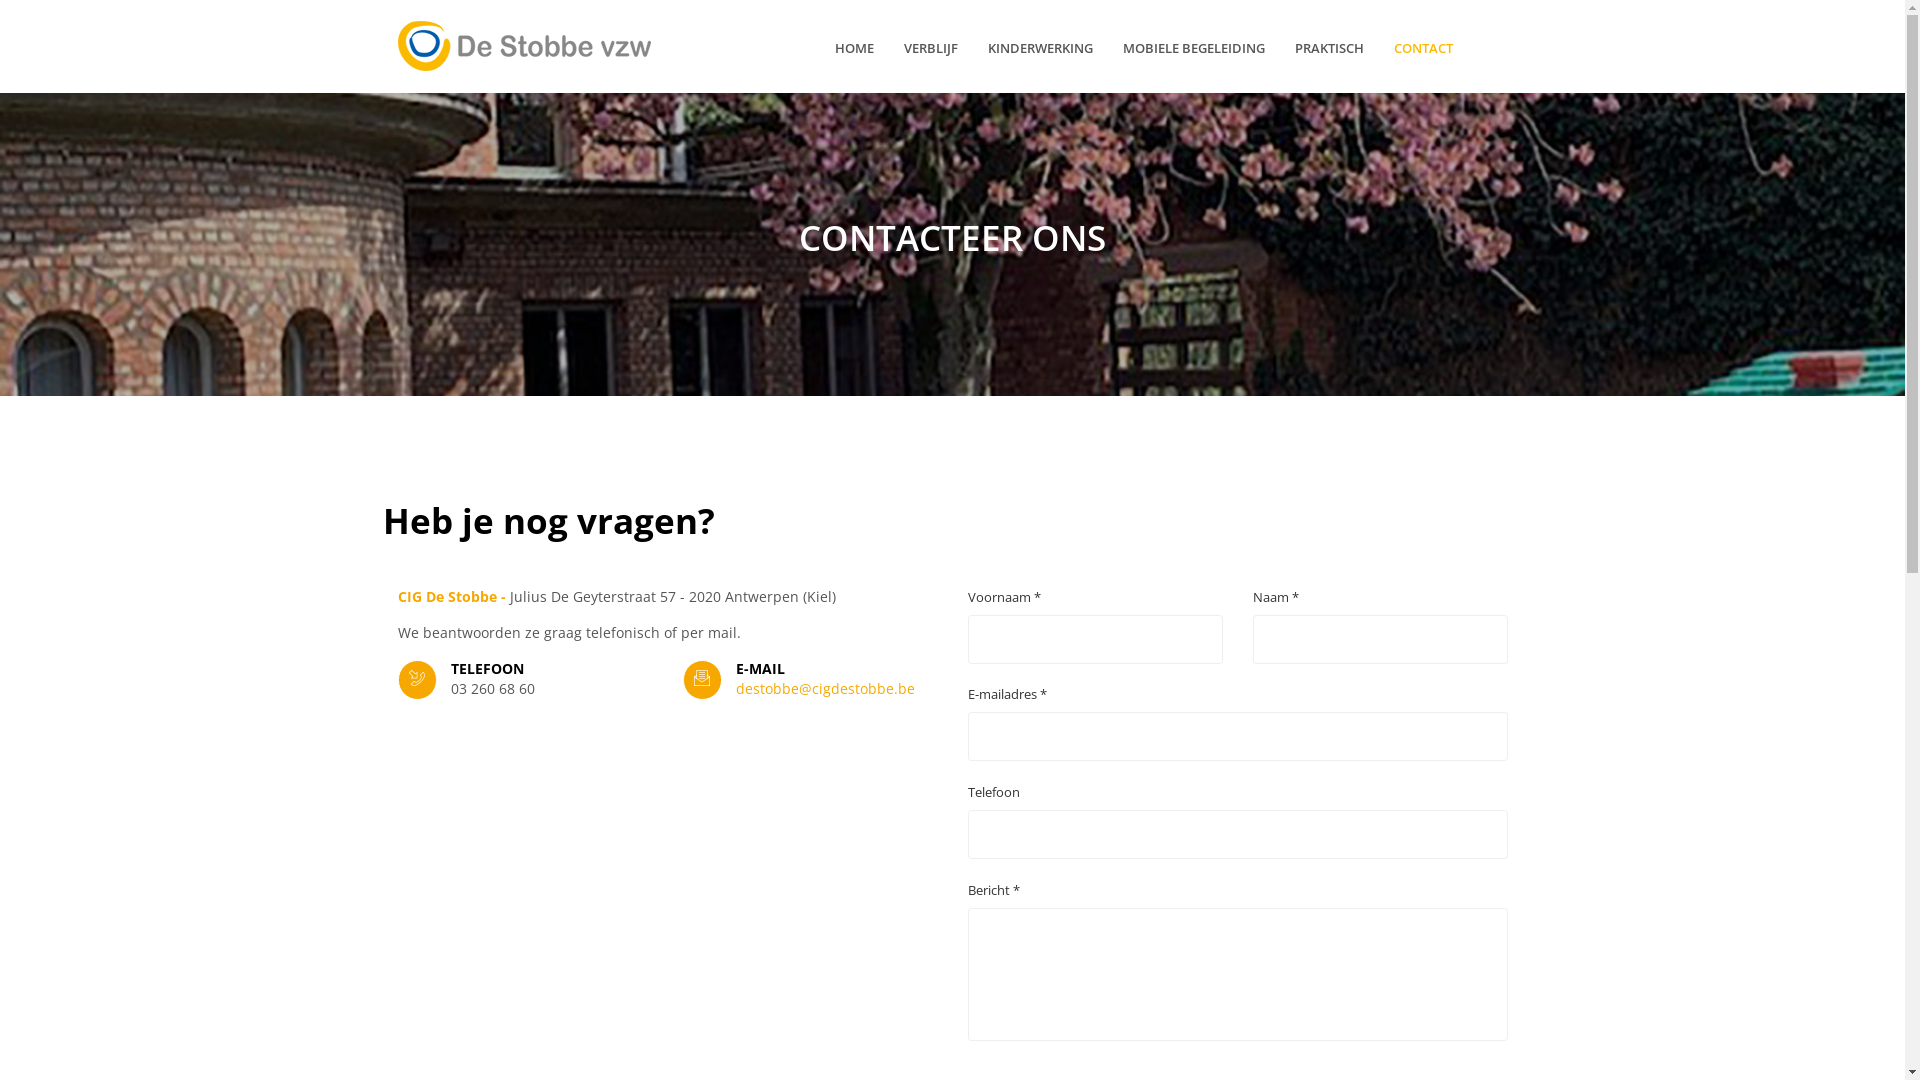 The image size is (1920, 1080). I want to click on 'destobbe@cigdestobbe.be', so click(734, 687).